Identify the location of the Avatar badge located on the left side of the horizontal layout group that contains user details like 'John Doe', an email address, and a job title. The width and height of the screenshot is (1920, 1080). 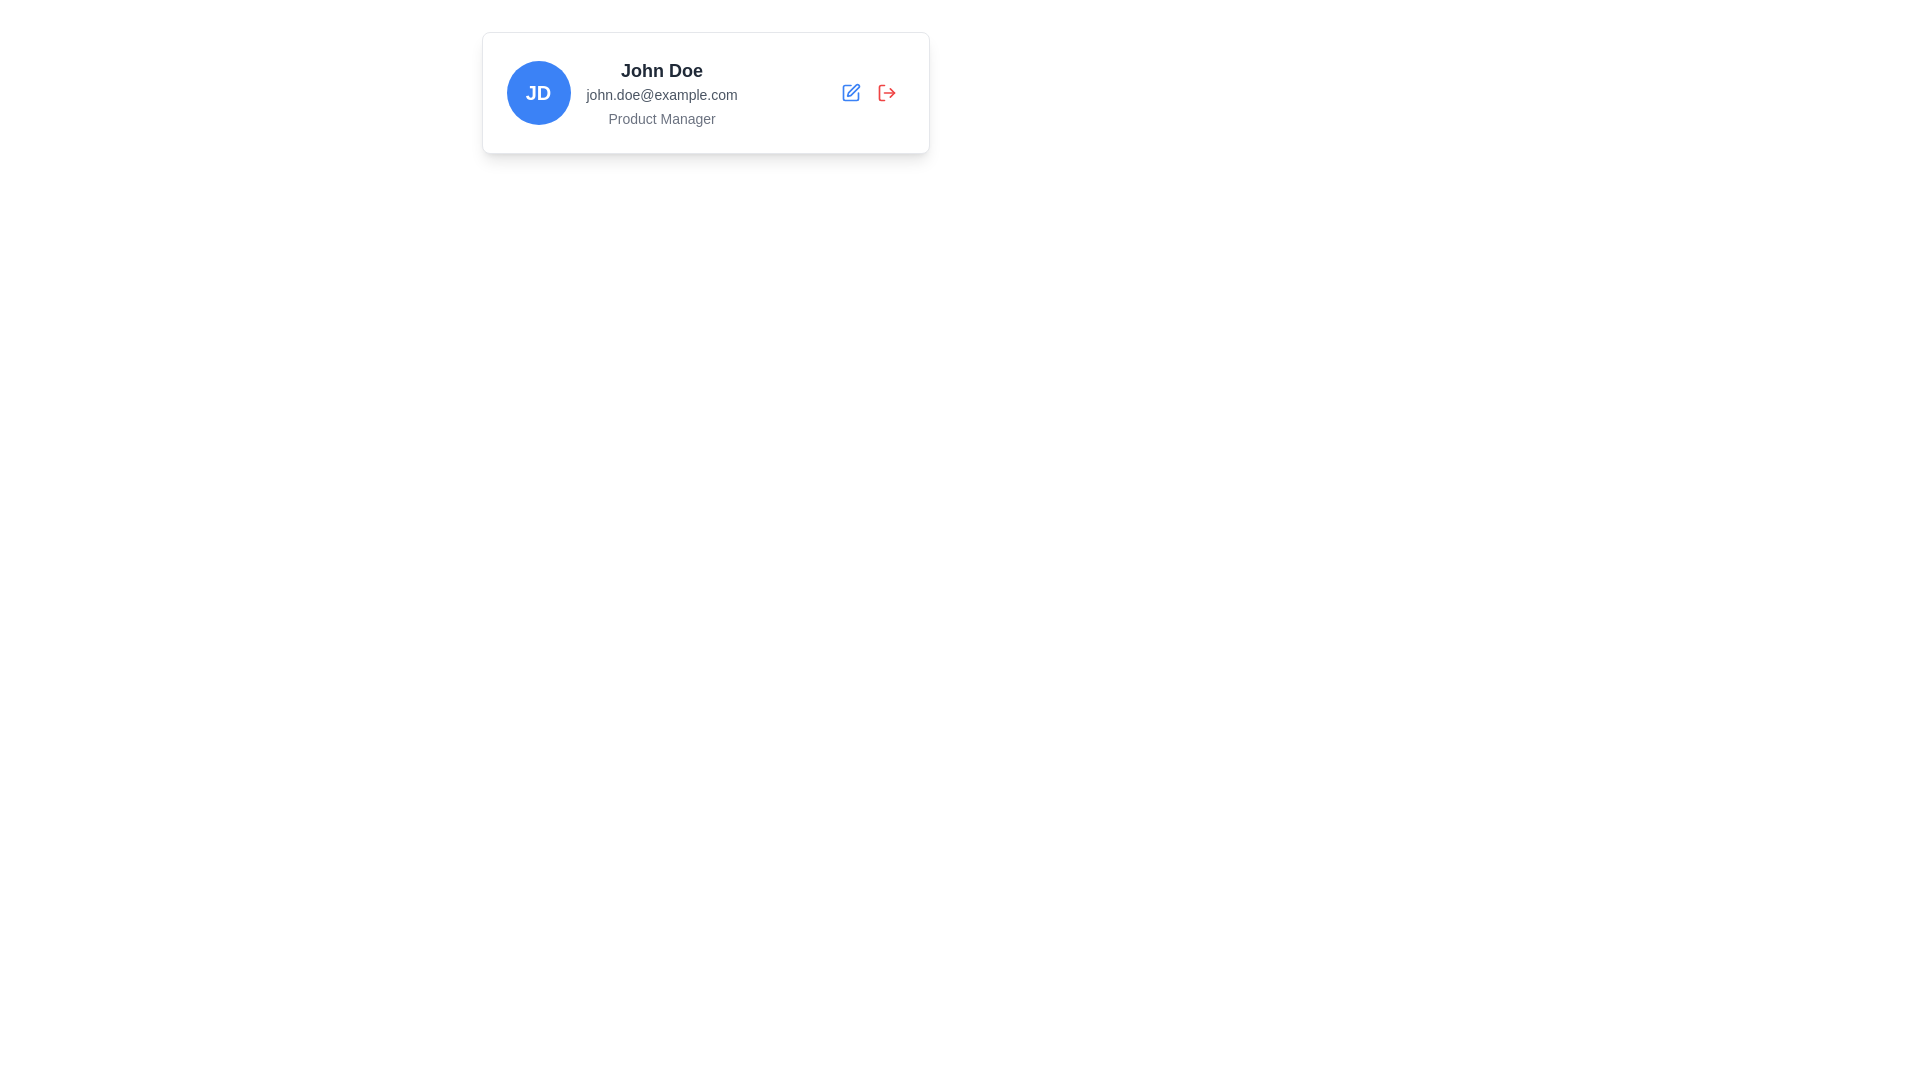
(538, 92).